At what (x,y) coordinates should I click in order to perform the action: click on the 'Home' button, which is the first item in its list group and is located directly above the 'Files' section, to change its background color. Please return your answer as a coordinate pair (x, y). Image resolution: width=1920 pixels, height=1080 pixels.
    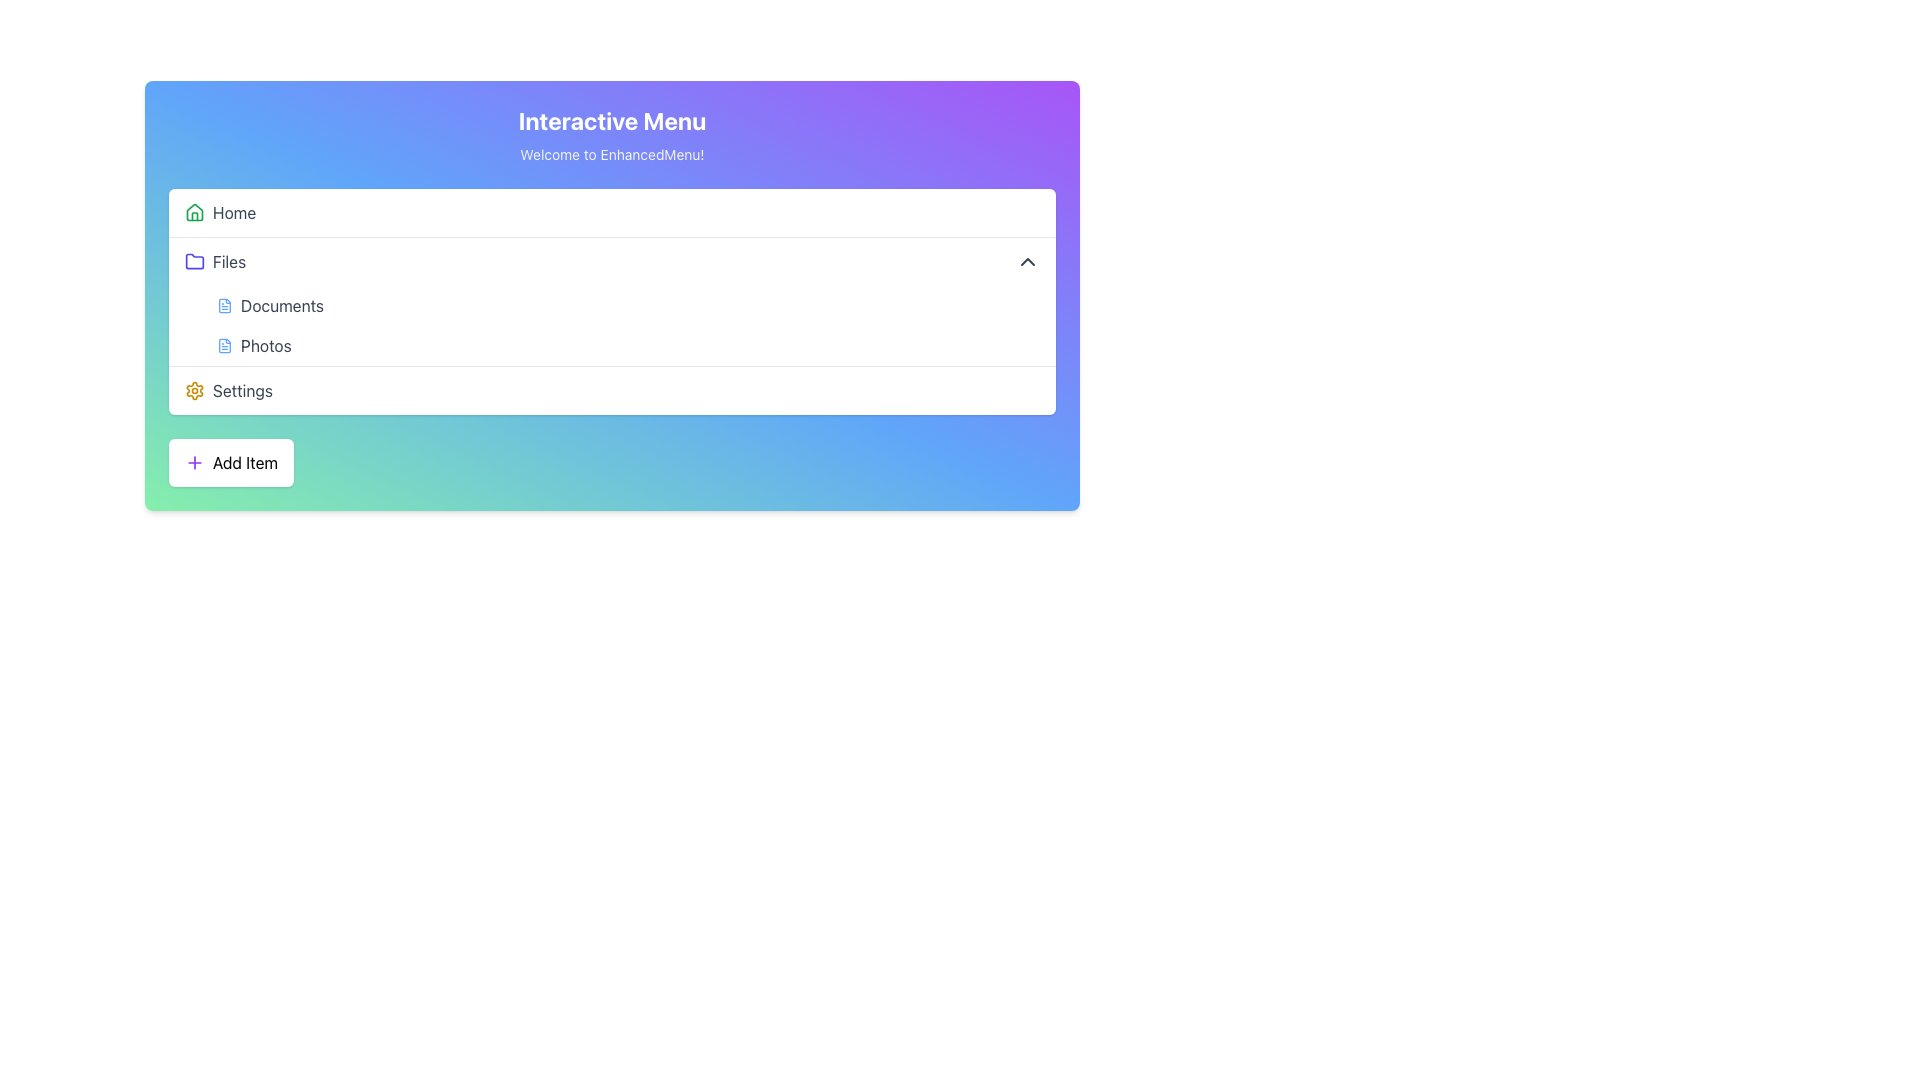
    Looking at the image, I should click on (611, 212).